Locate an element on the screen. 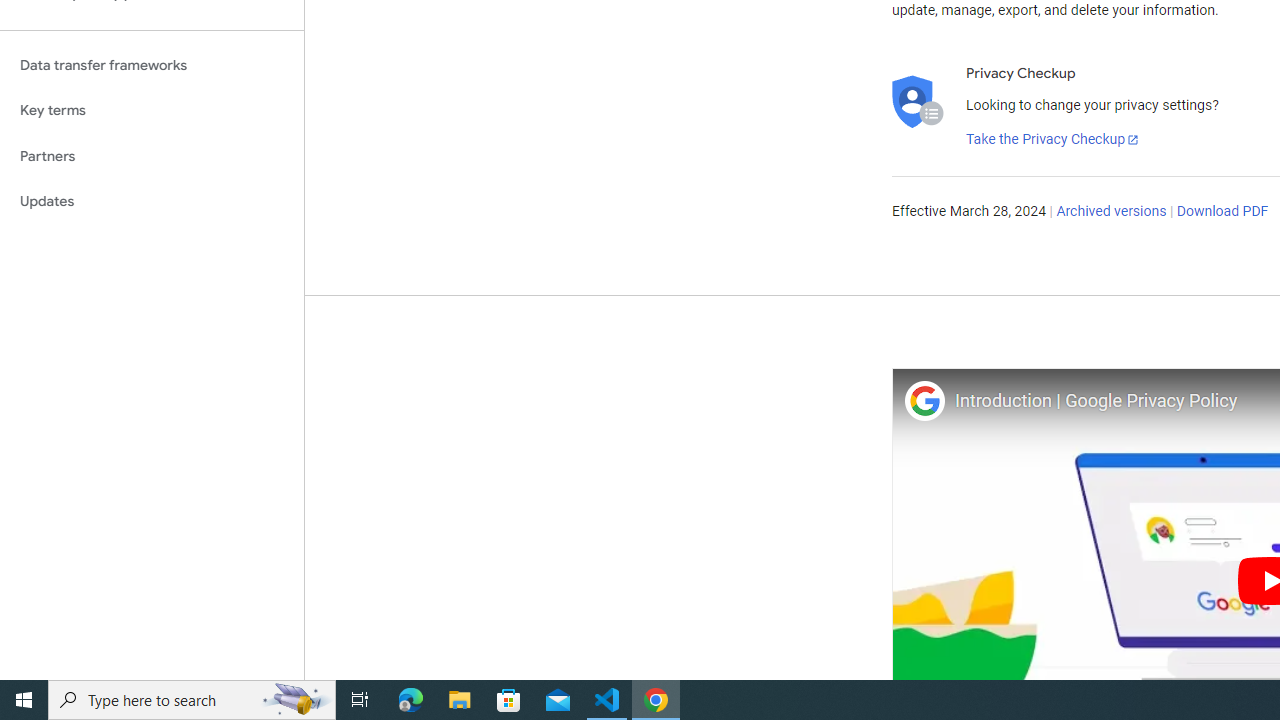  'Take the Privacy Checkup' is located at coordinates (1052, 139).